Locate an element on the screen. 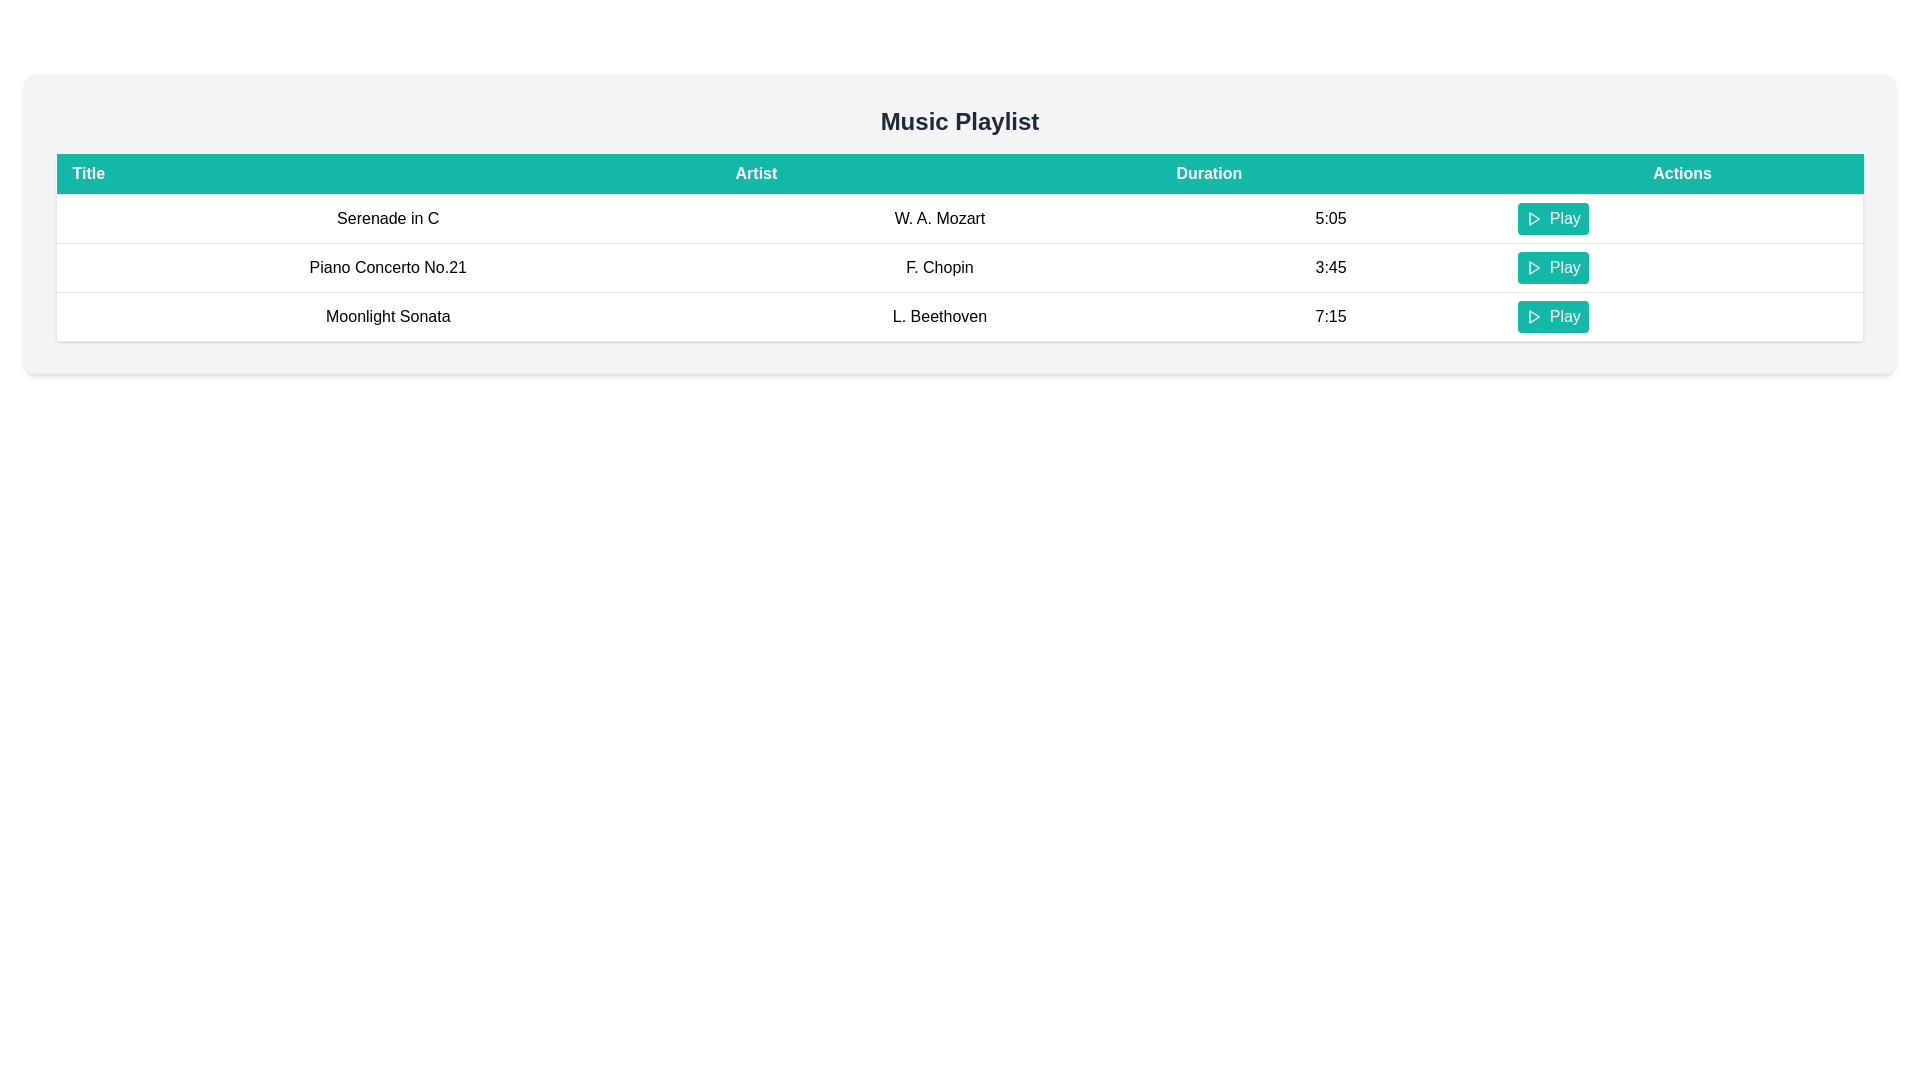 The height and width of the screenshot is (1080, 1920). the text label displaying '3:45' in black font, which indicates a time duration in the 'Duration' column of the table row for 'Piano Concerto No.21' under the 'Music Playlist' section is located at coordinates (1331, 266).